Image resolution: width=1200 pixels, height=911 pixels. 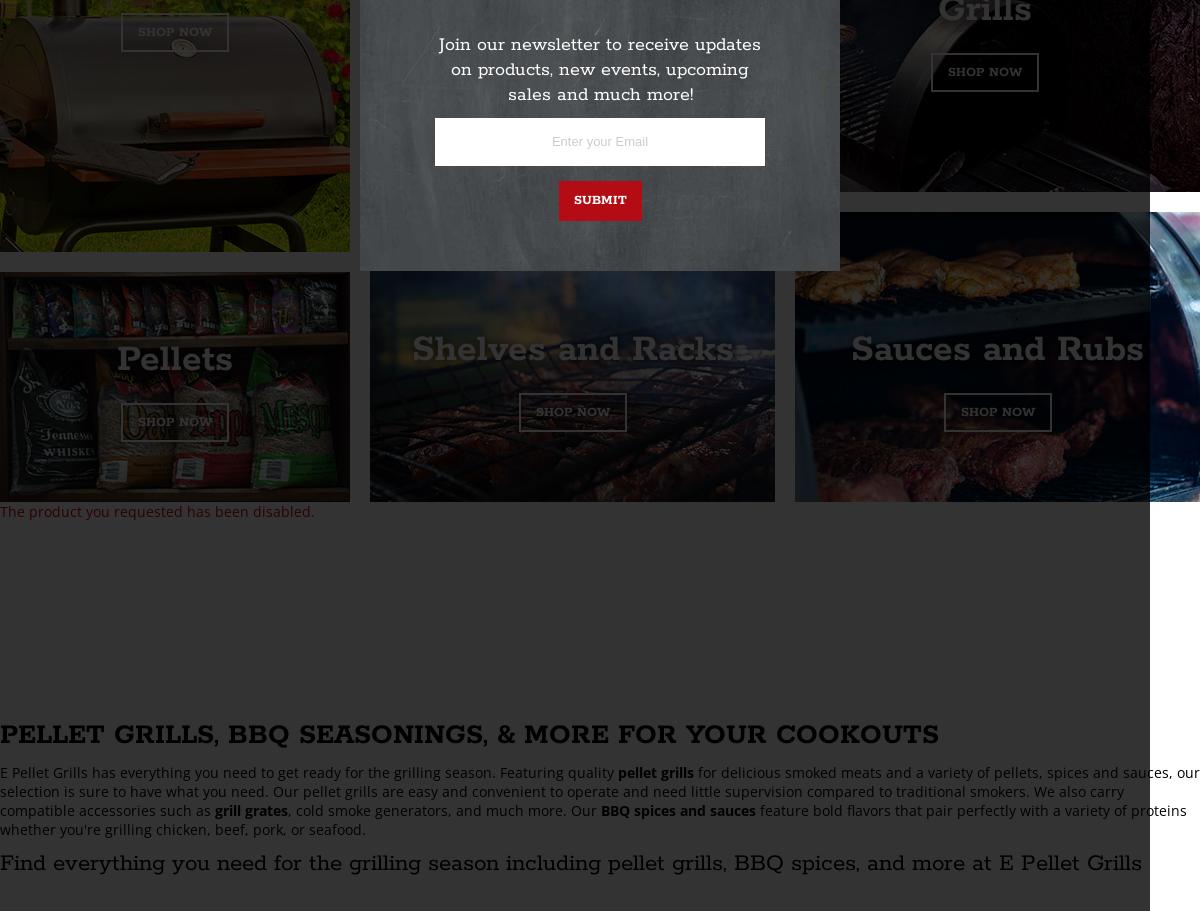 I want to click on 'Sauces and Rubs', so click(x=997, y=349).